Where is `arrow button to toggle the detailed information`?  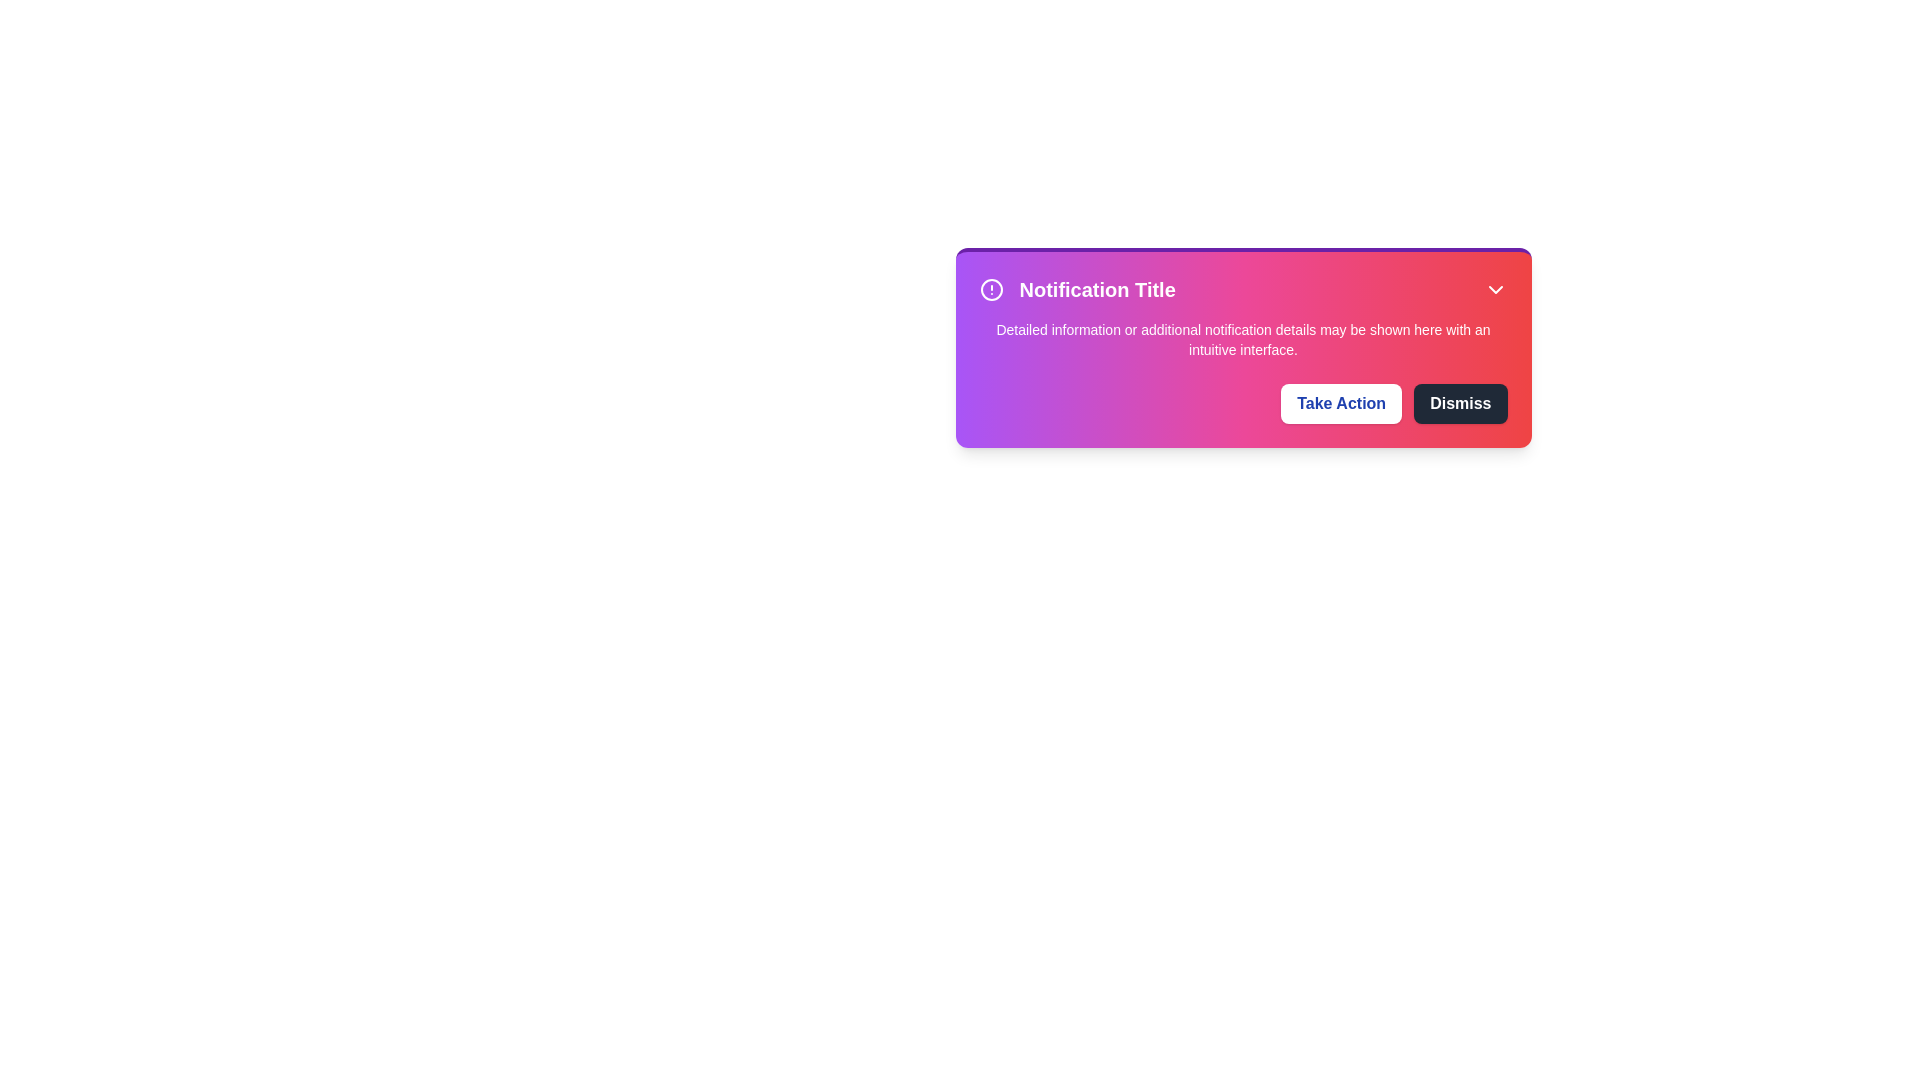
arrow button to toggle the detailed information is located at coordinates (1495, 289).